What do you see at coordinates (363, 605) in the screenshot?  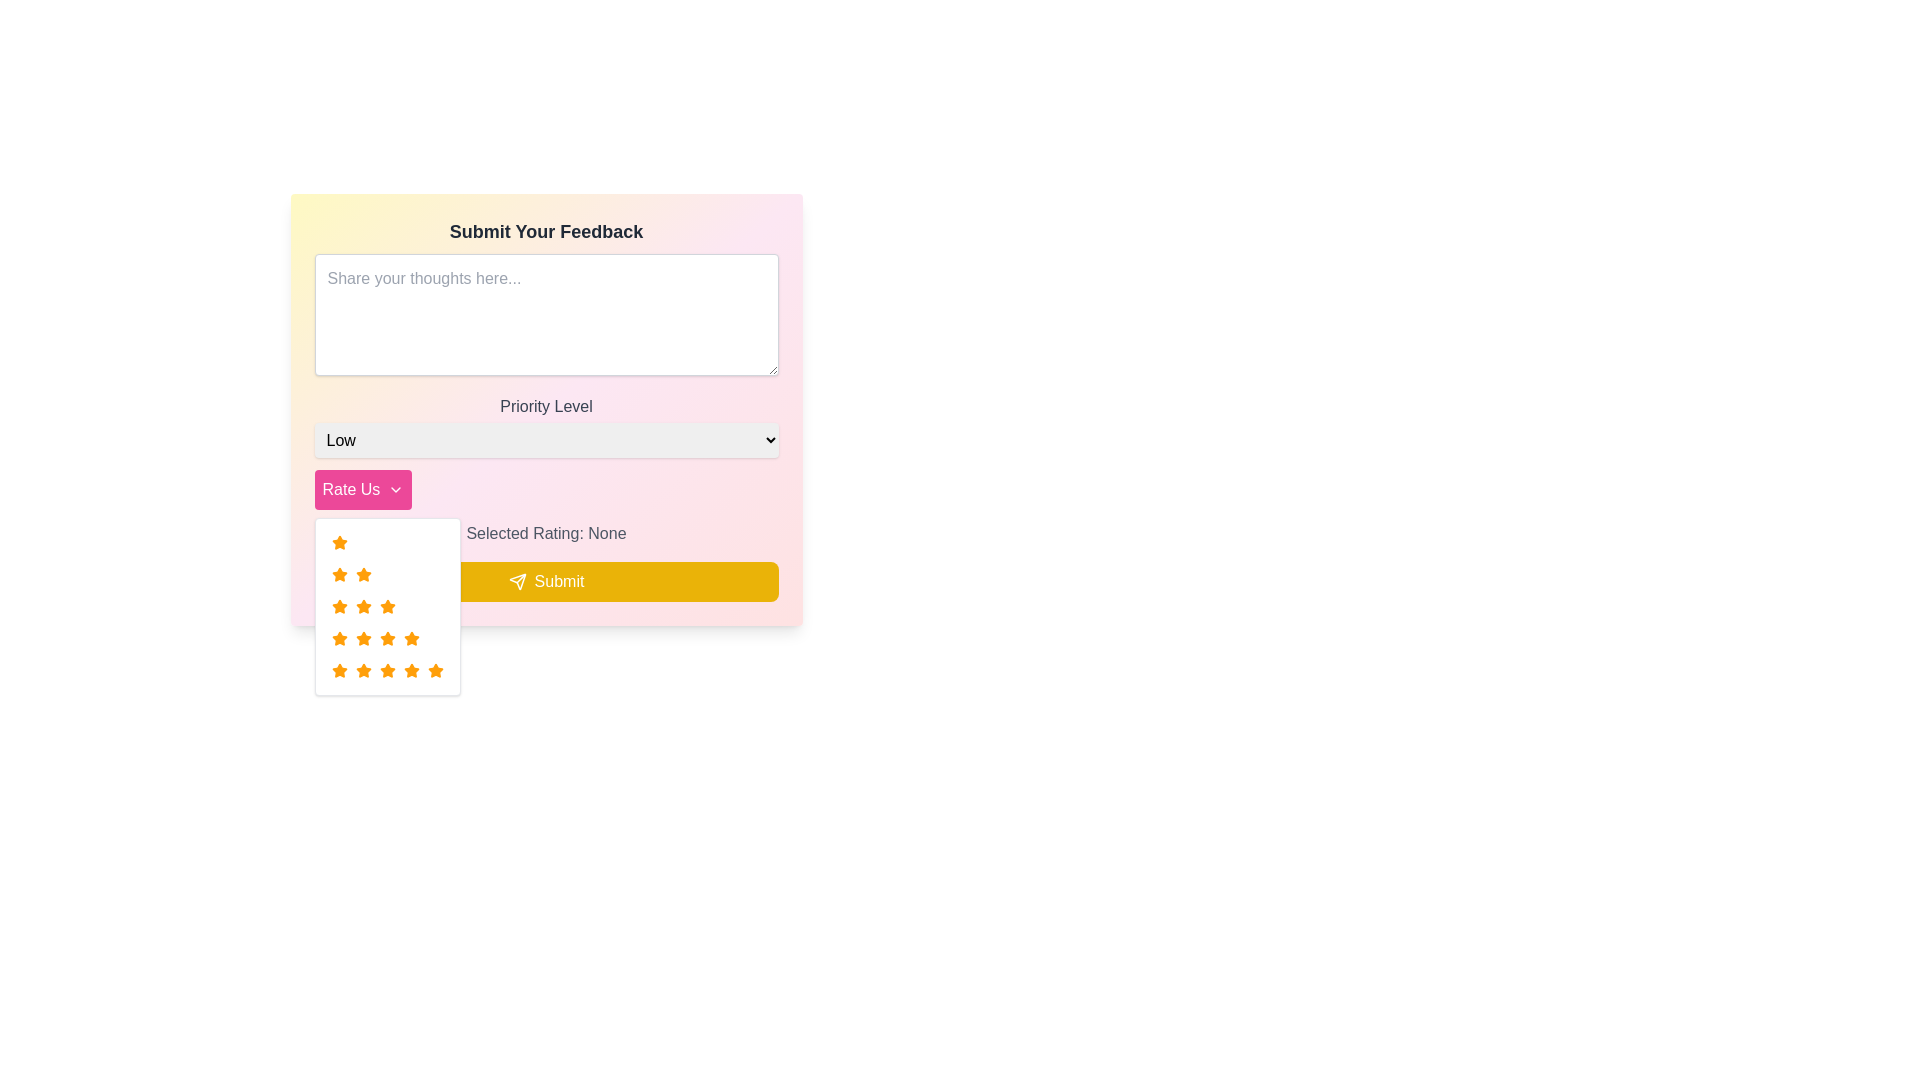 I see `the bright orange star-shaped button in the star rating component` at bounding box center [363, 605].